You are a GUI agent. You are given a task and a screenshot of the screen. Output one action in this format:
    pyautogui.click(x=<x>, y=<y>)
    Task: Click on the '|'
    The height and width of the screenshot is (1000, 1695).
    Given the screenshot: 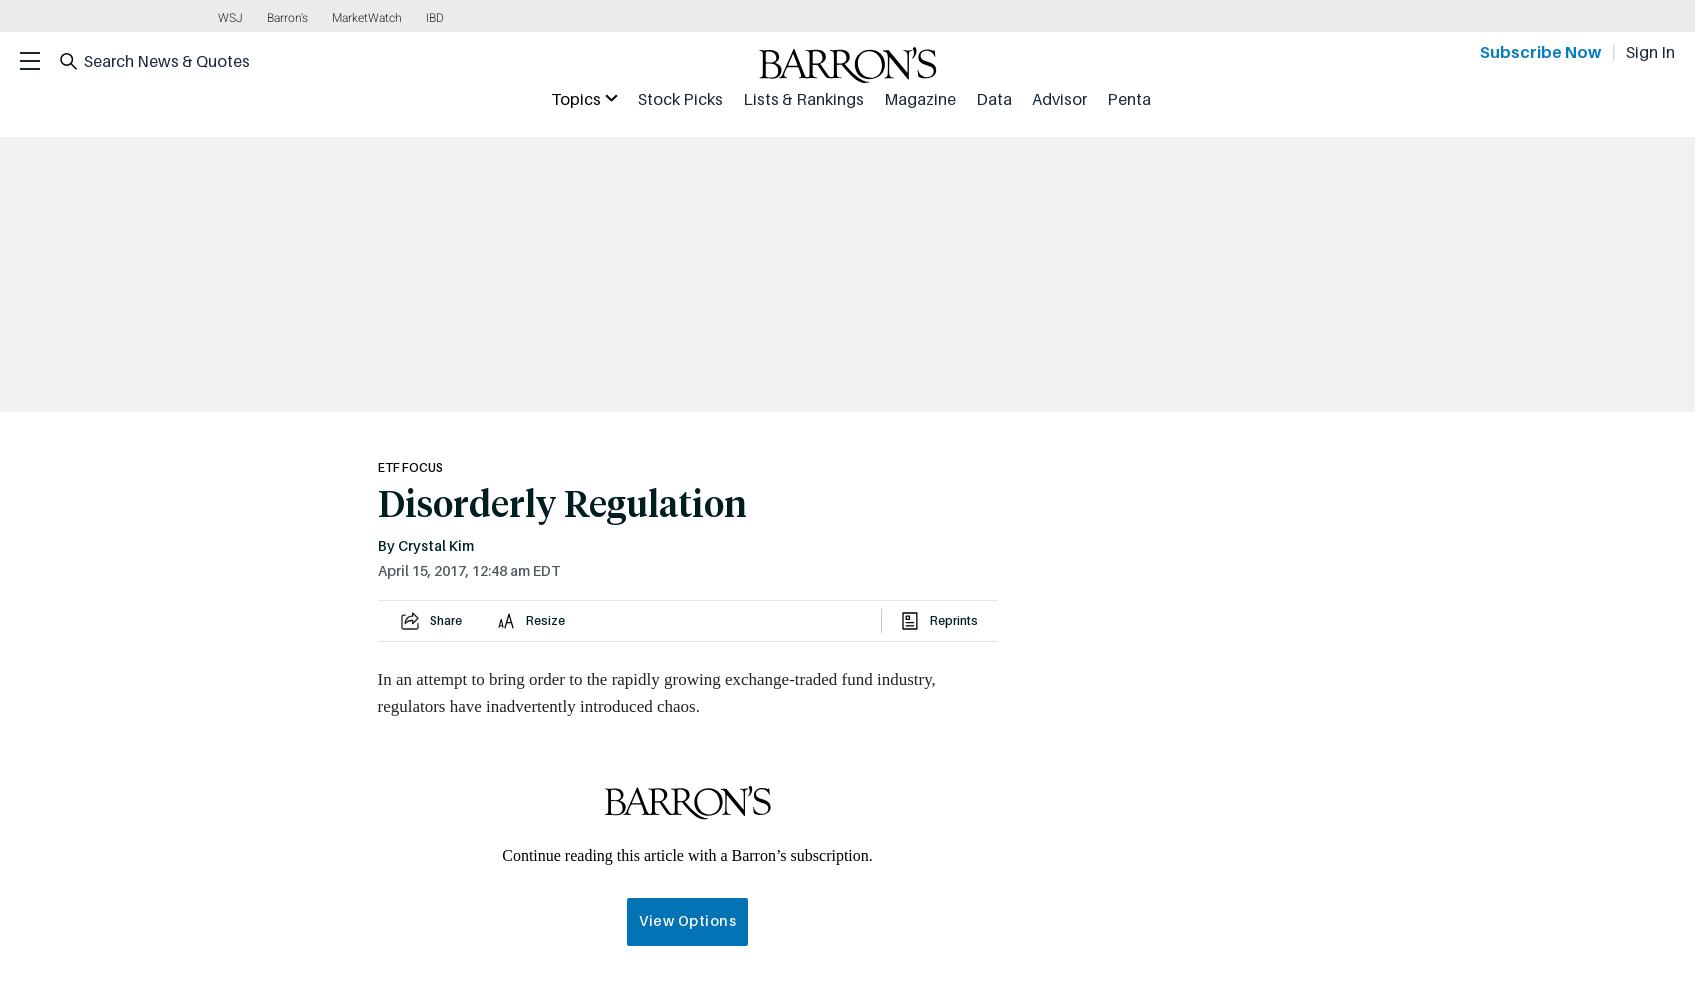 What is the action you would take?
    pyautogui.click(x=1613, y=52)
    